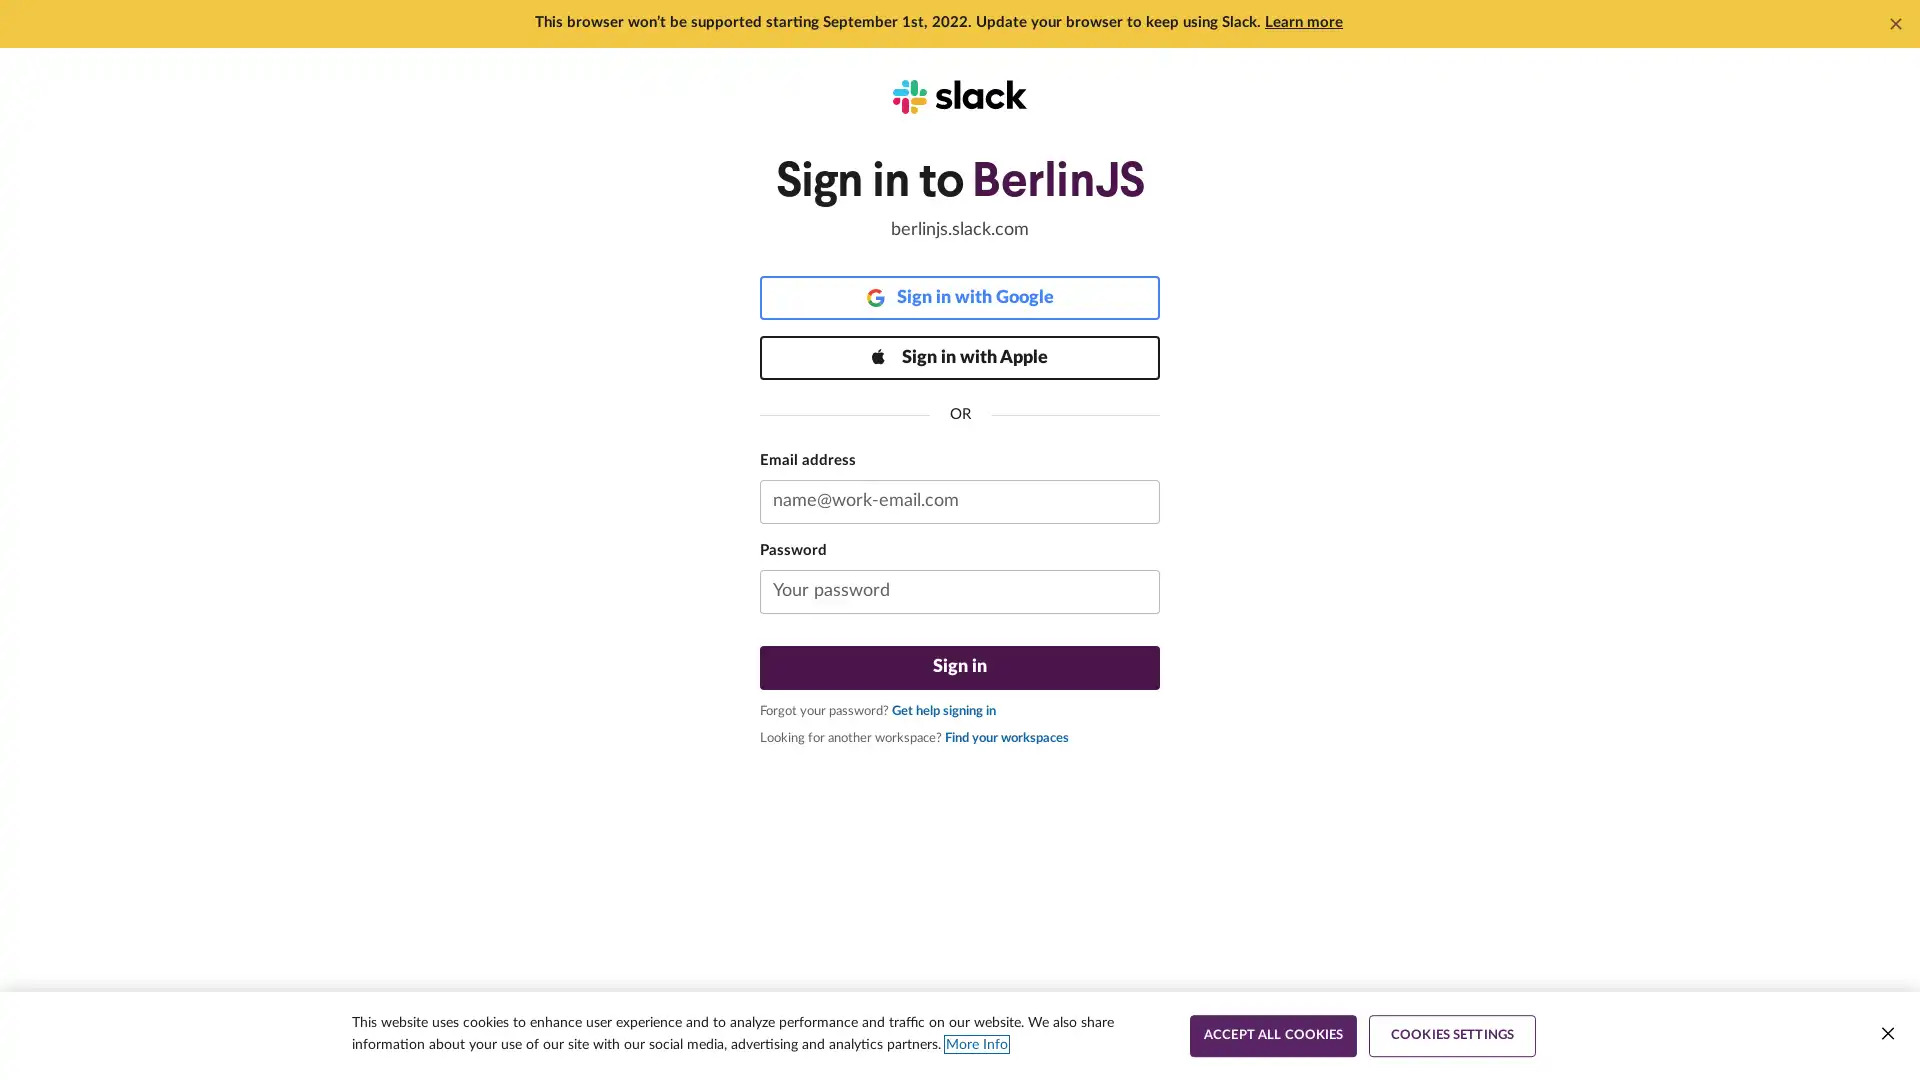 Image resolution: width=1920 pixels, height=1080 pixels. I want to click on COOKIES SETTINGS, so click(1452, 1035).